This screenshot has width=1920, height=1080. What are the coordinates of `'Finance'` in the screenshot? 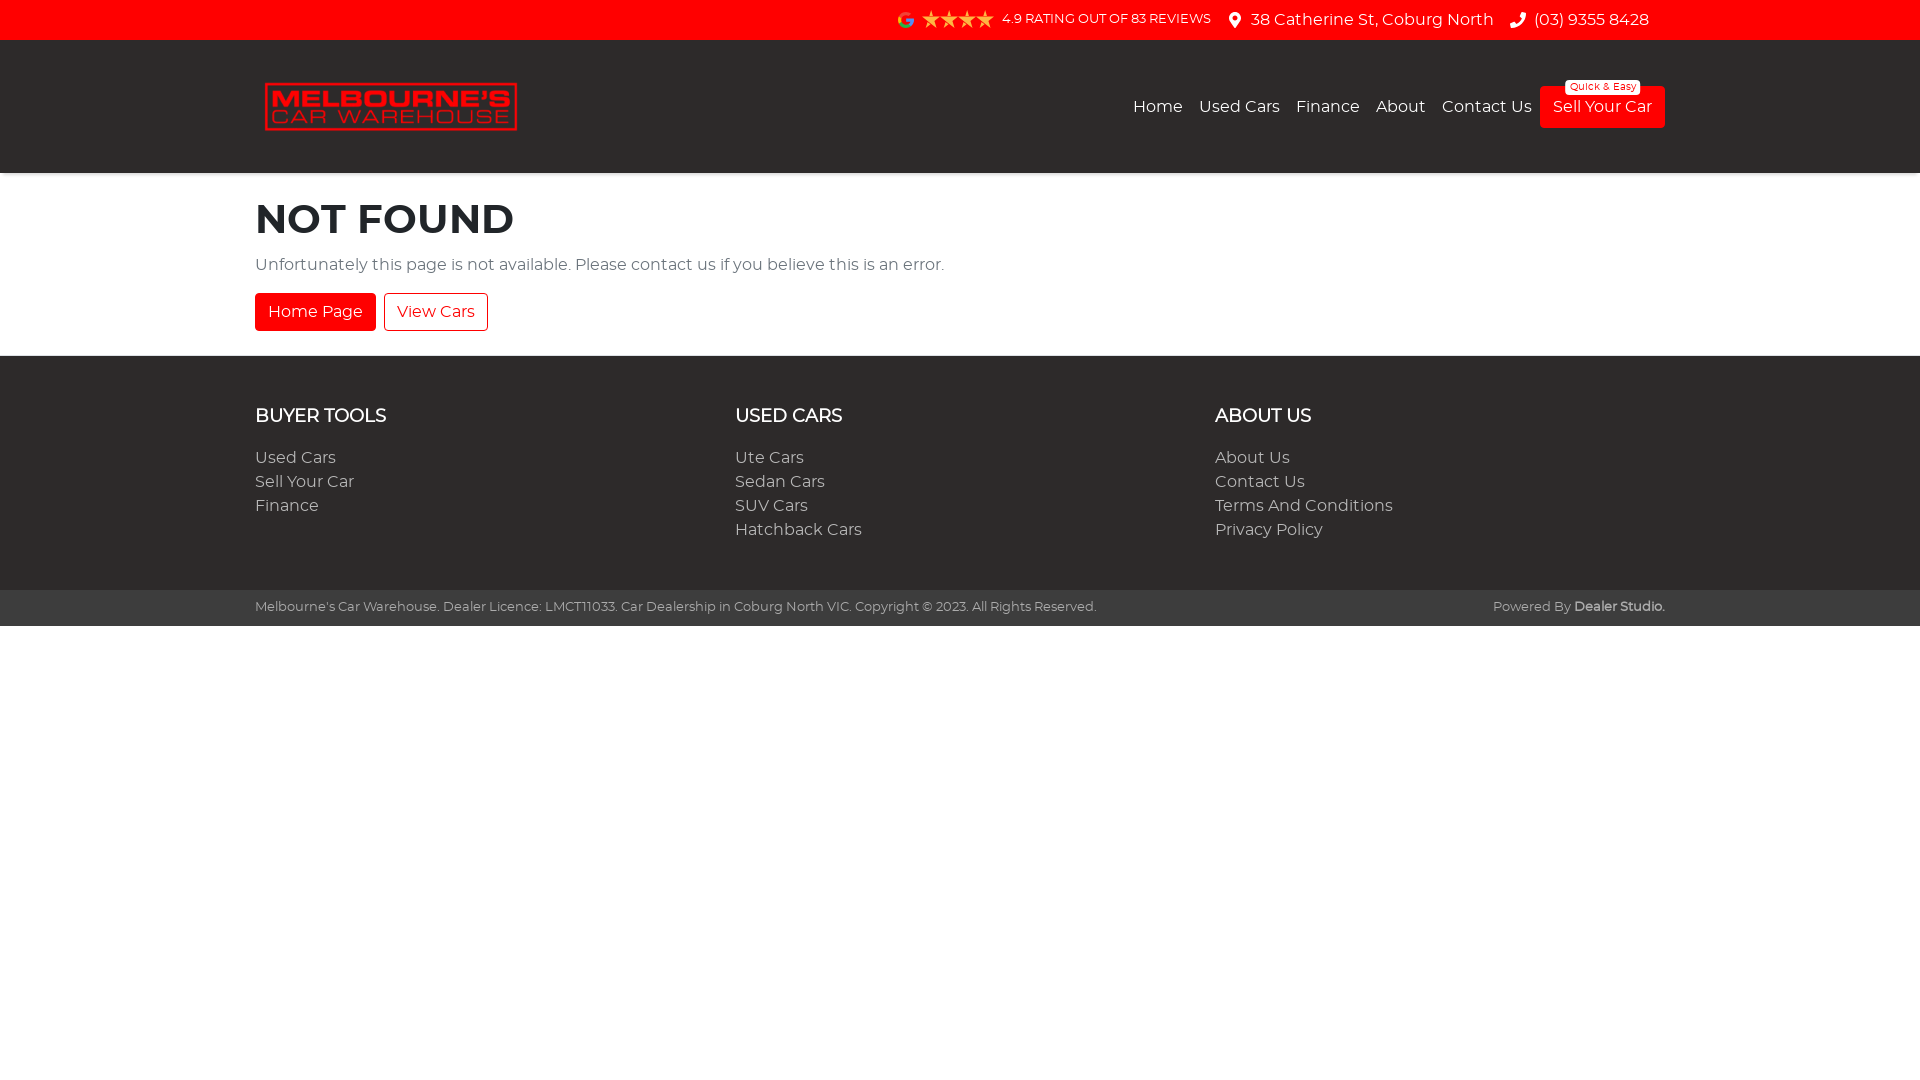 It's located at (1328, 105).